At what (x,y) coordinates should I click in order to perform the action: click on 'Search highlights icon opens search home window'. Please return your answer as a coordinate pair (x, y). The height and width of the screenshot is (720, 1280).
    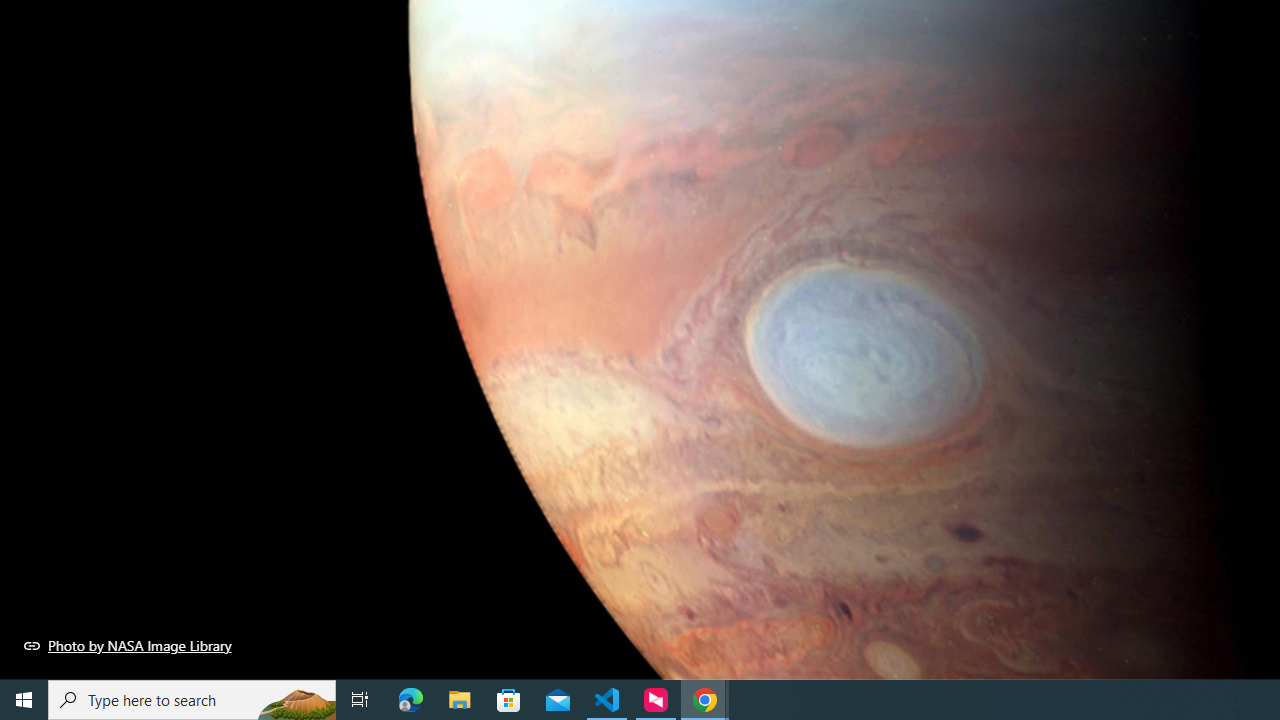
    Looking at the image, I should click on (294, 698).